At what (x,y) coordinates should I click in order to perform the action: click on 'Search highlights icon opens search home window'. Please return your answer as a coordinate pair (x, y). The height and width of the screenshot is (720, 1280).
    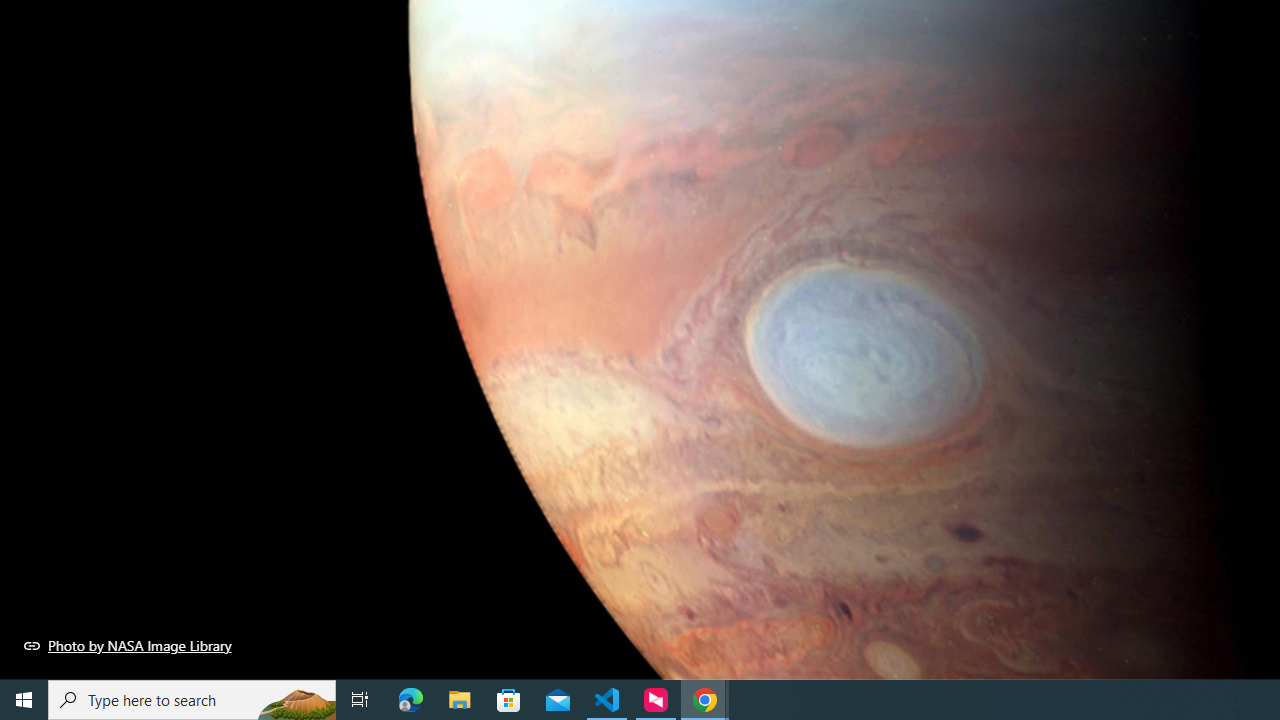
    Looking at the image, I should click on (294, 698).